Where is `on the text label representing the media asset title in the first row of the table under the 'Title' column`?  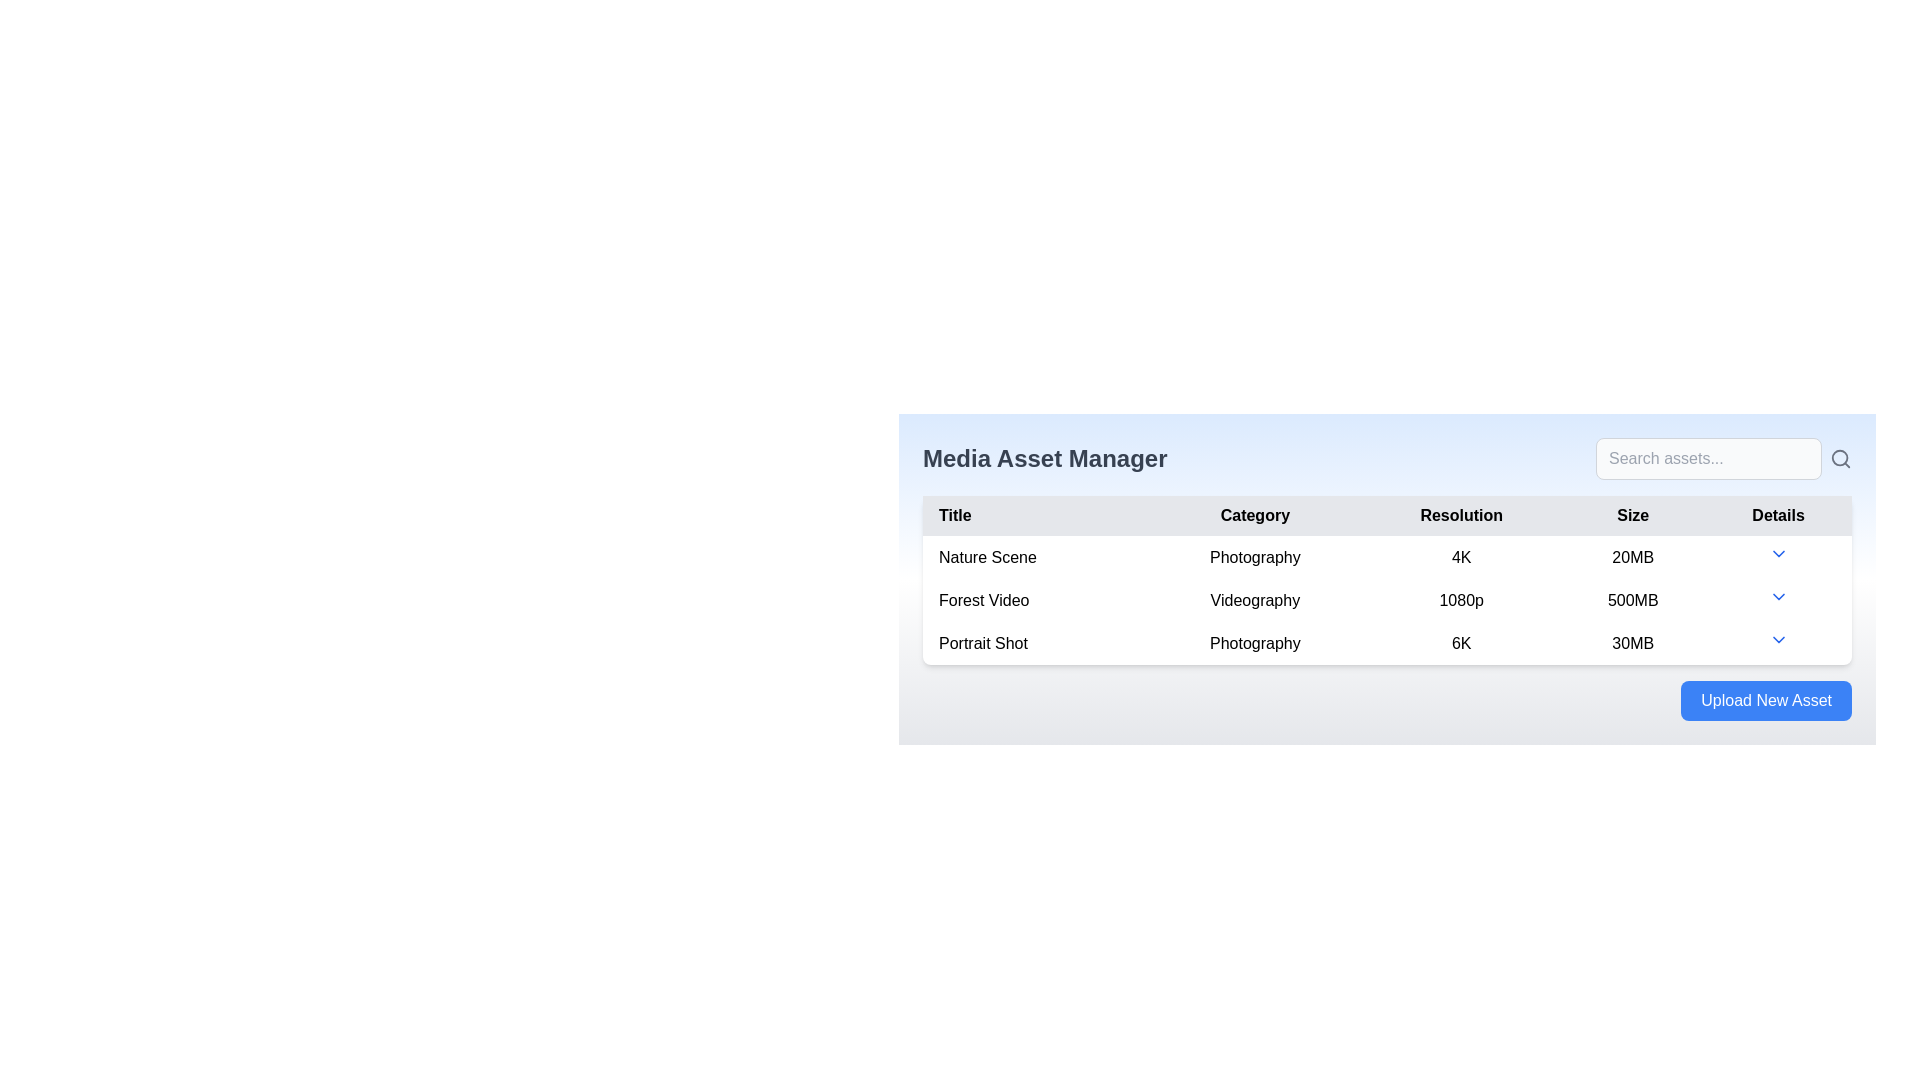 on the text label representing the media asset title in the first row of the table under the 'Title' column is located at coordinates (1035, 556).